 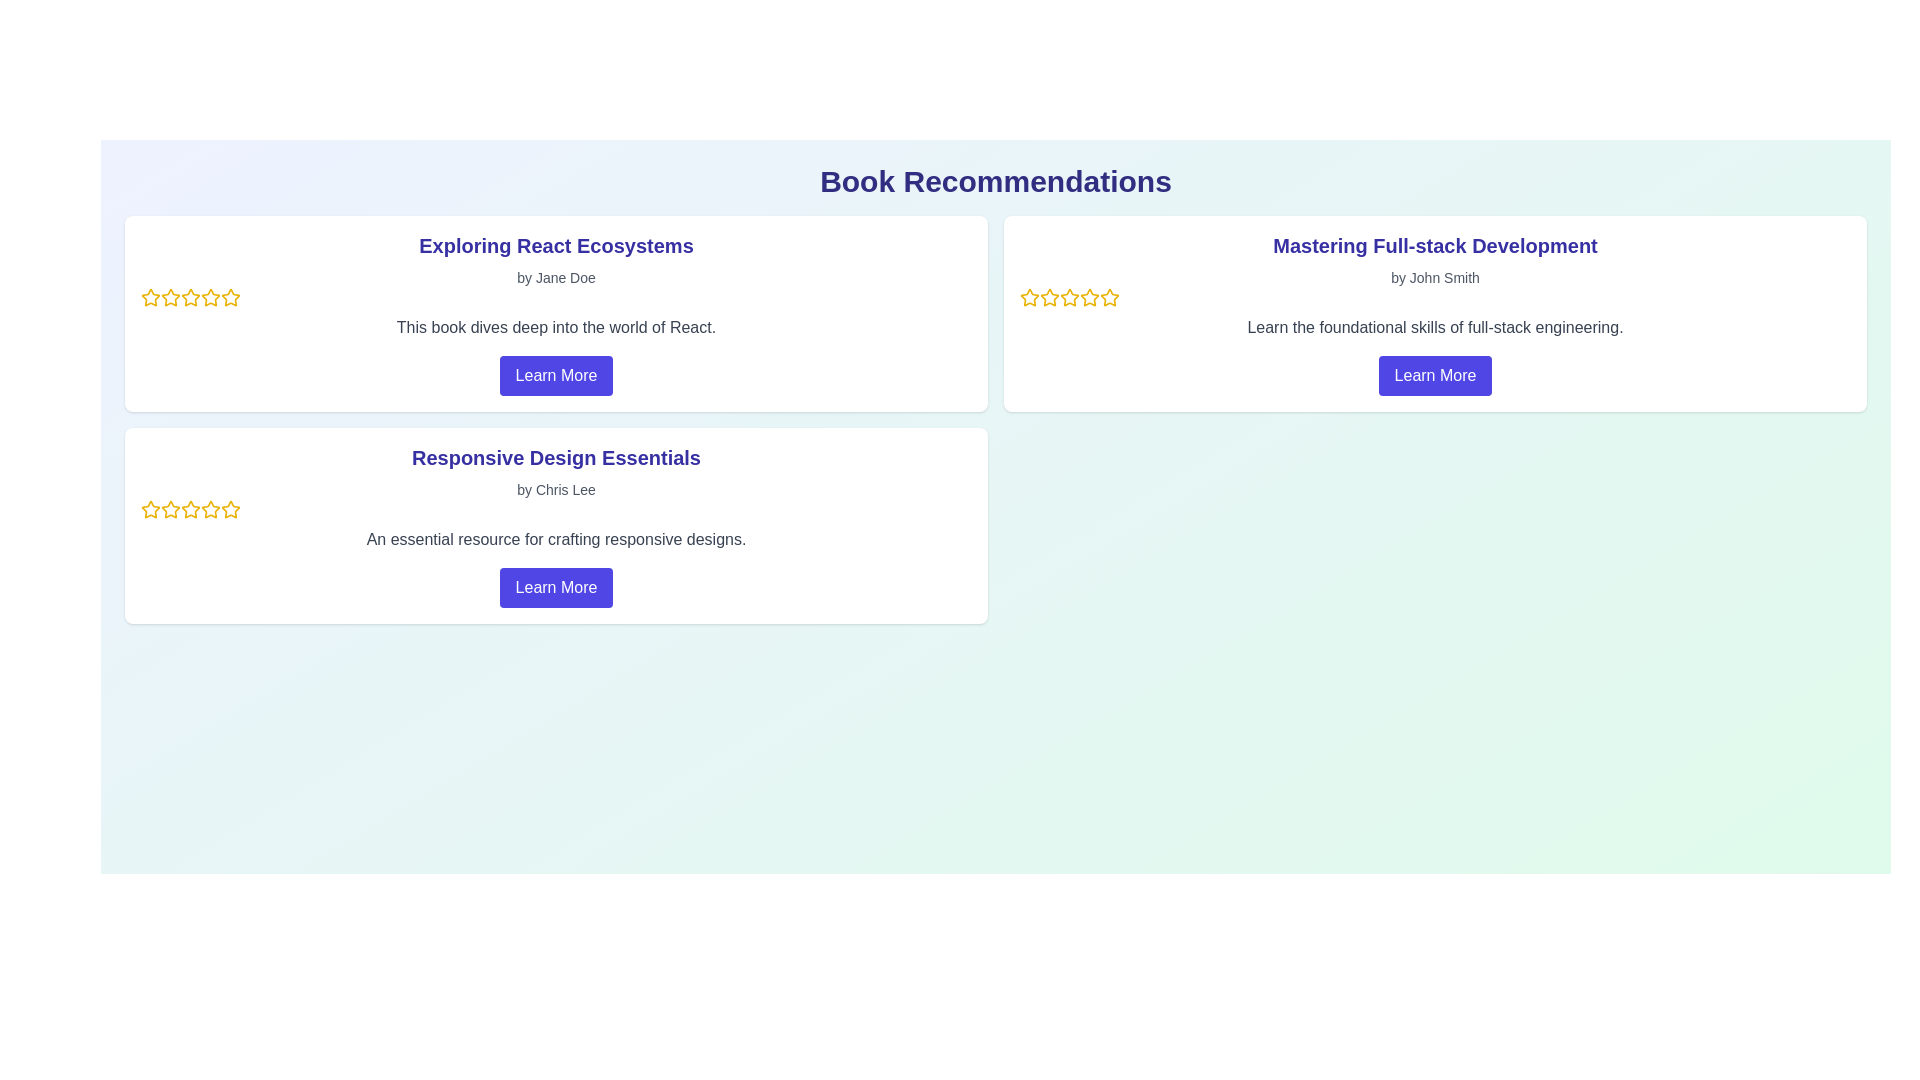 What do you see at coordinates (996, 181) in the screenshot?
I see `the Header text element that displays 'Book Recommendations' in bold, extra-large dark indigo text at the top of the page` at bounding box center [996, 181].